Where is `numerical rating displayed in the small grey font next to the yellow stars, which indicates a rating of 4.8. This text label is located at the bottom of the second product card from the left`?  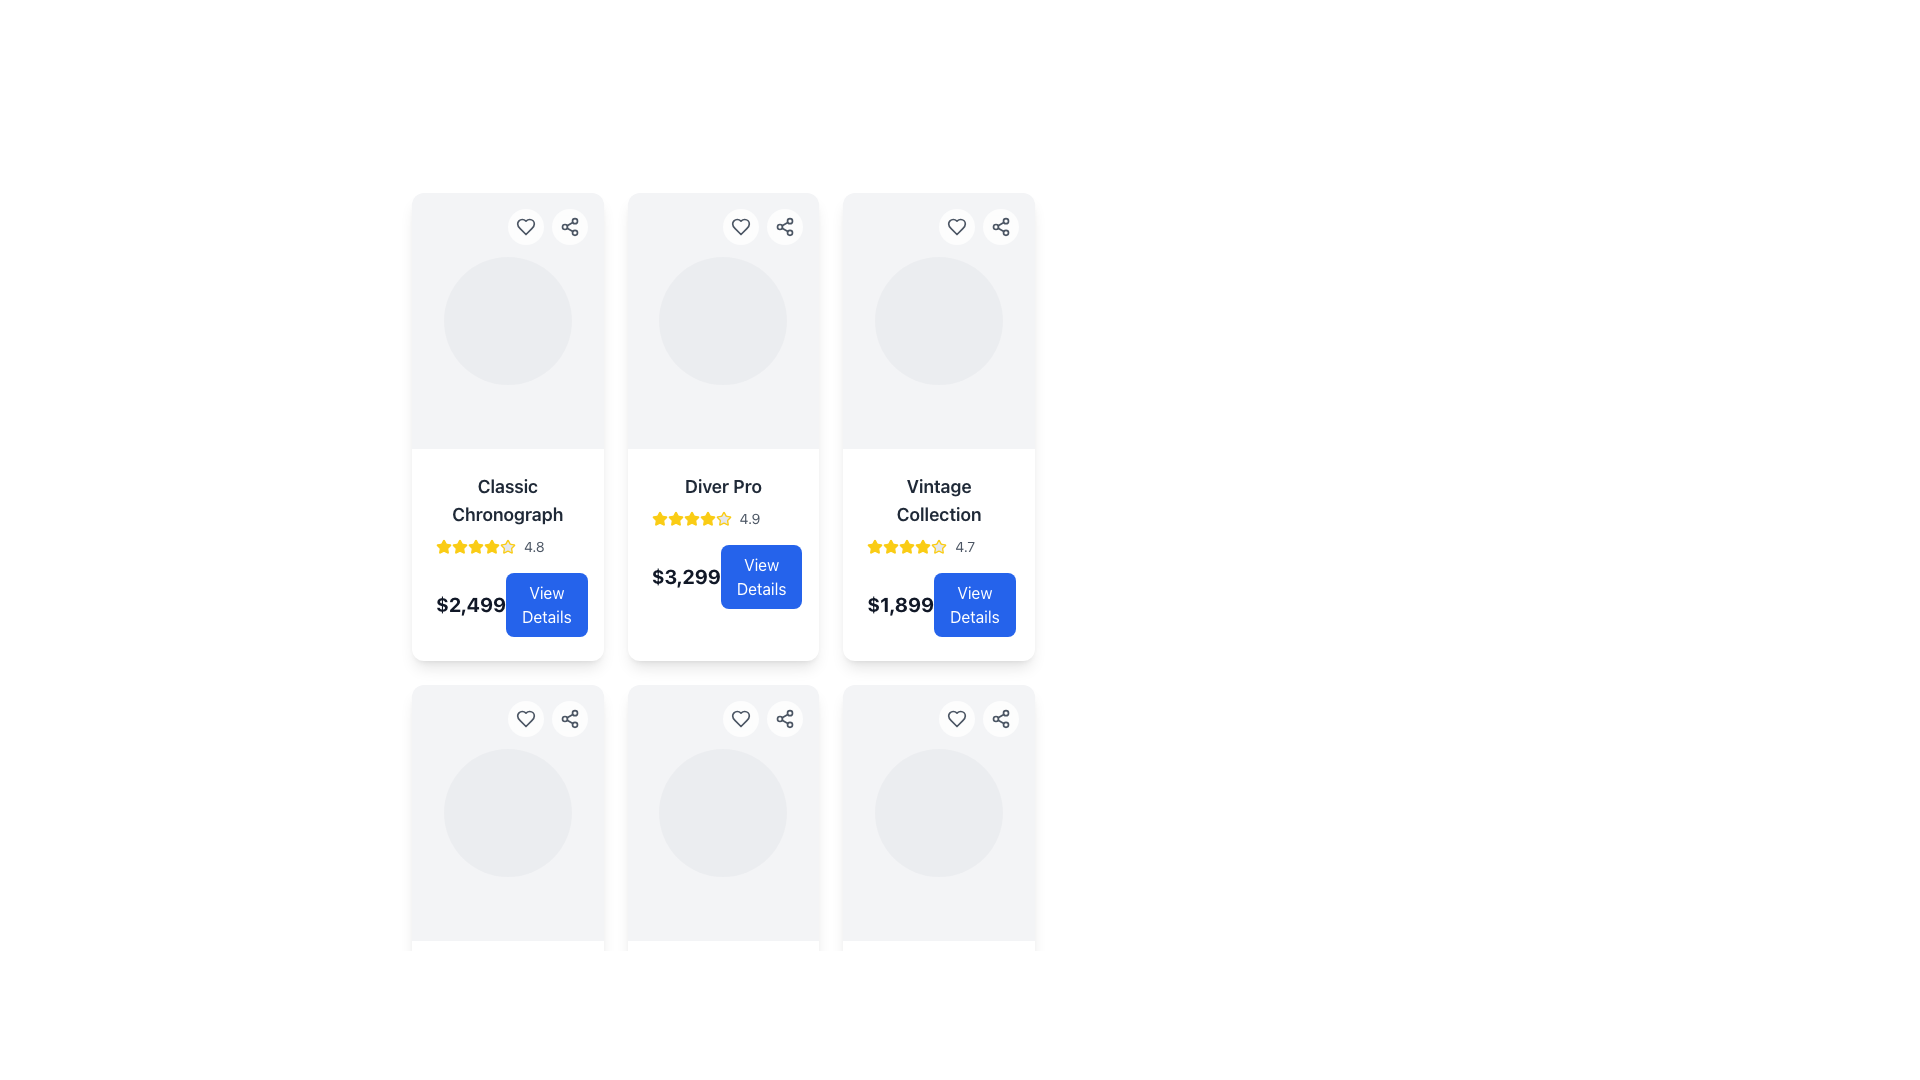
numerical rating displayed in the small grey font next to the yellow stars, which indicates a rating of 4.8. This text label is located at the bottom of the second product card from the left is located at coordinates (534, 547).